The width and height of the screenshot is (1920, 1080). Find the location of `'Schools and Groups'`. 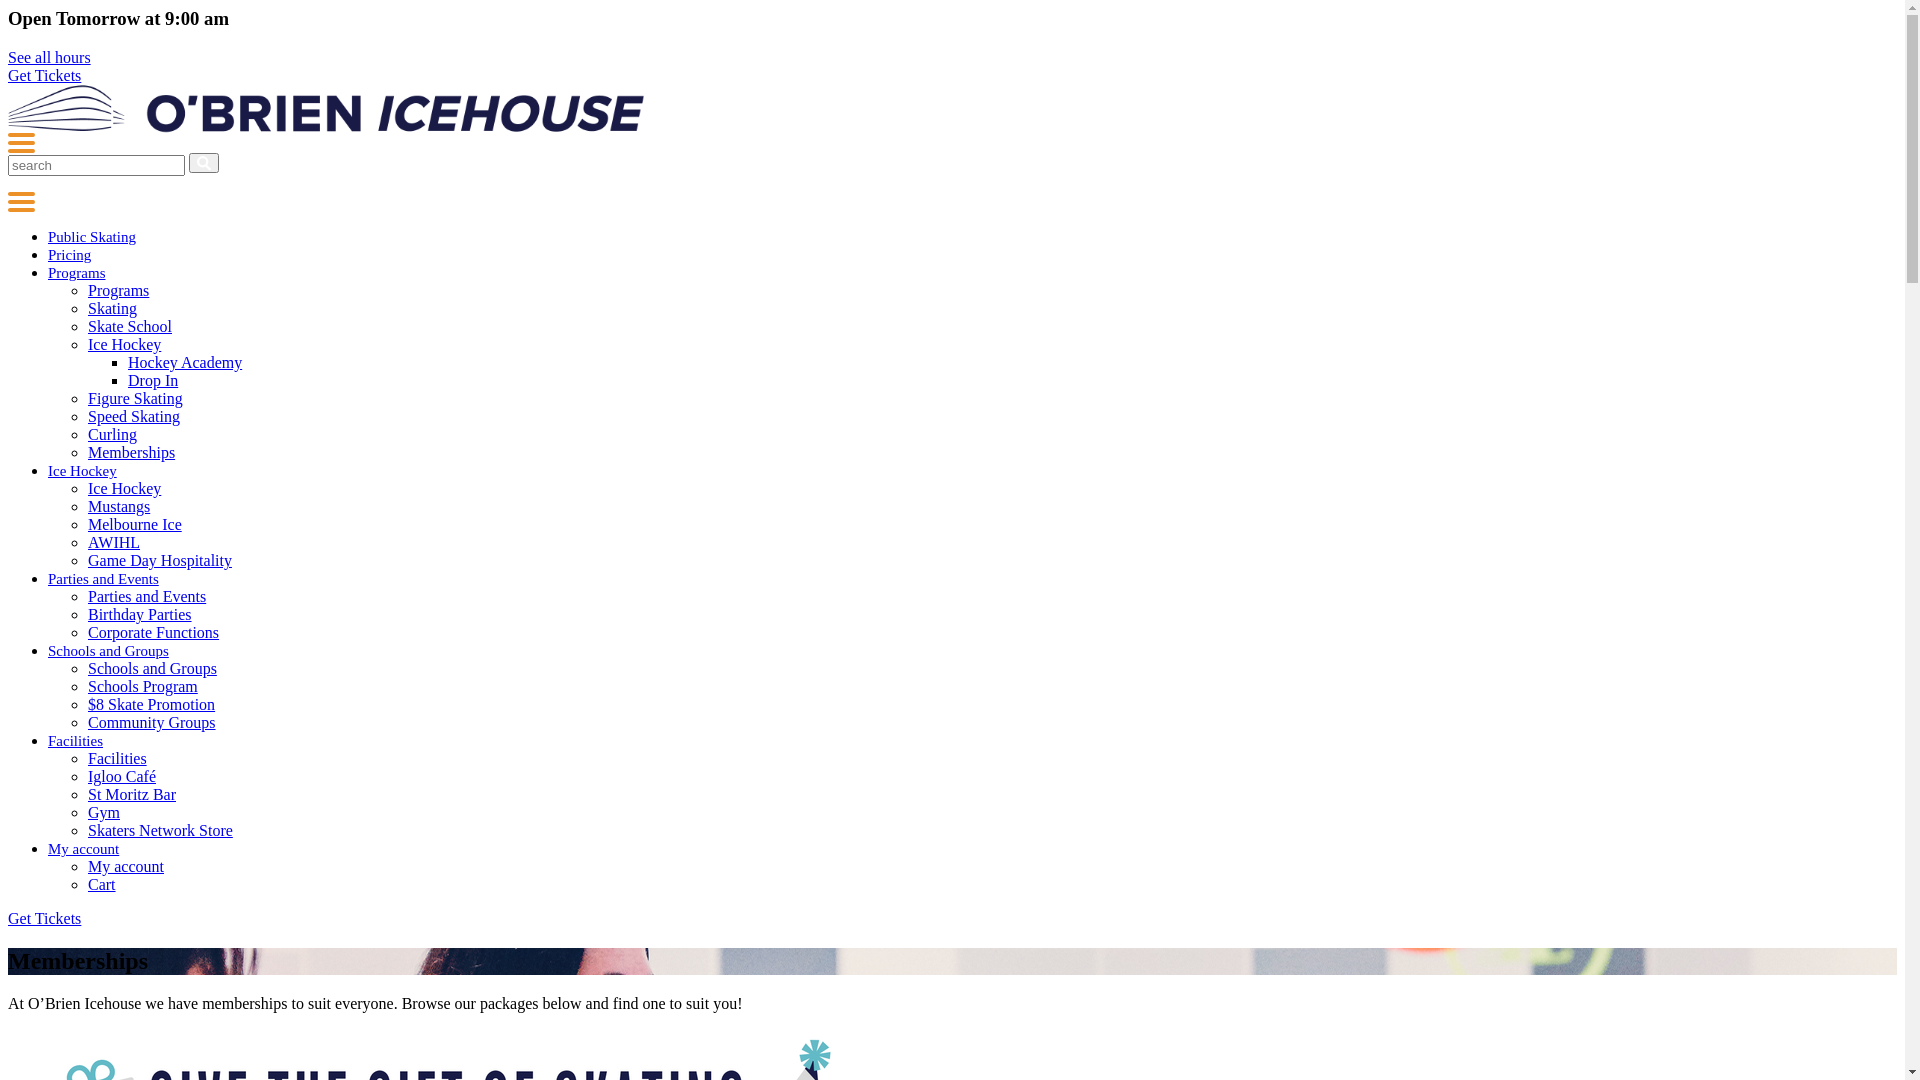

'Schools and Groups' is located at coordinates (86, 668).